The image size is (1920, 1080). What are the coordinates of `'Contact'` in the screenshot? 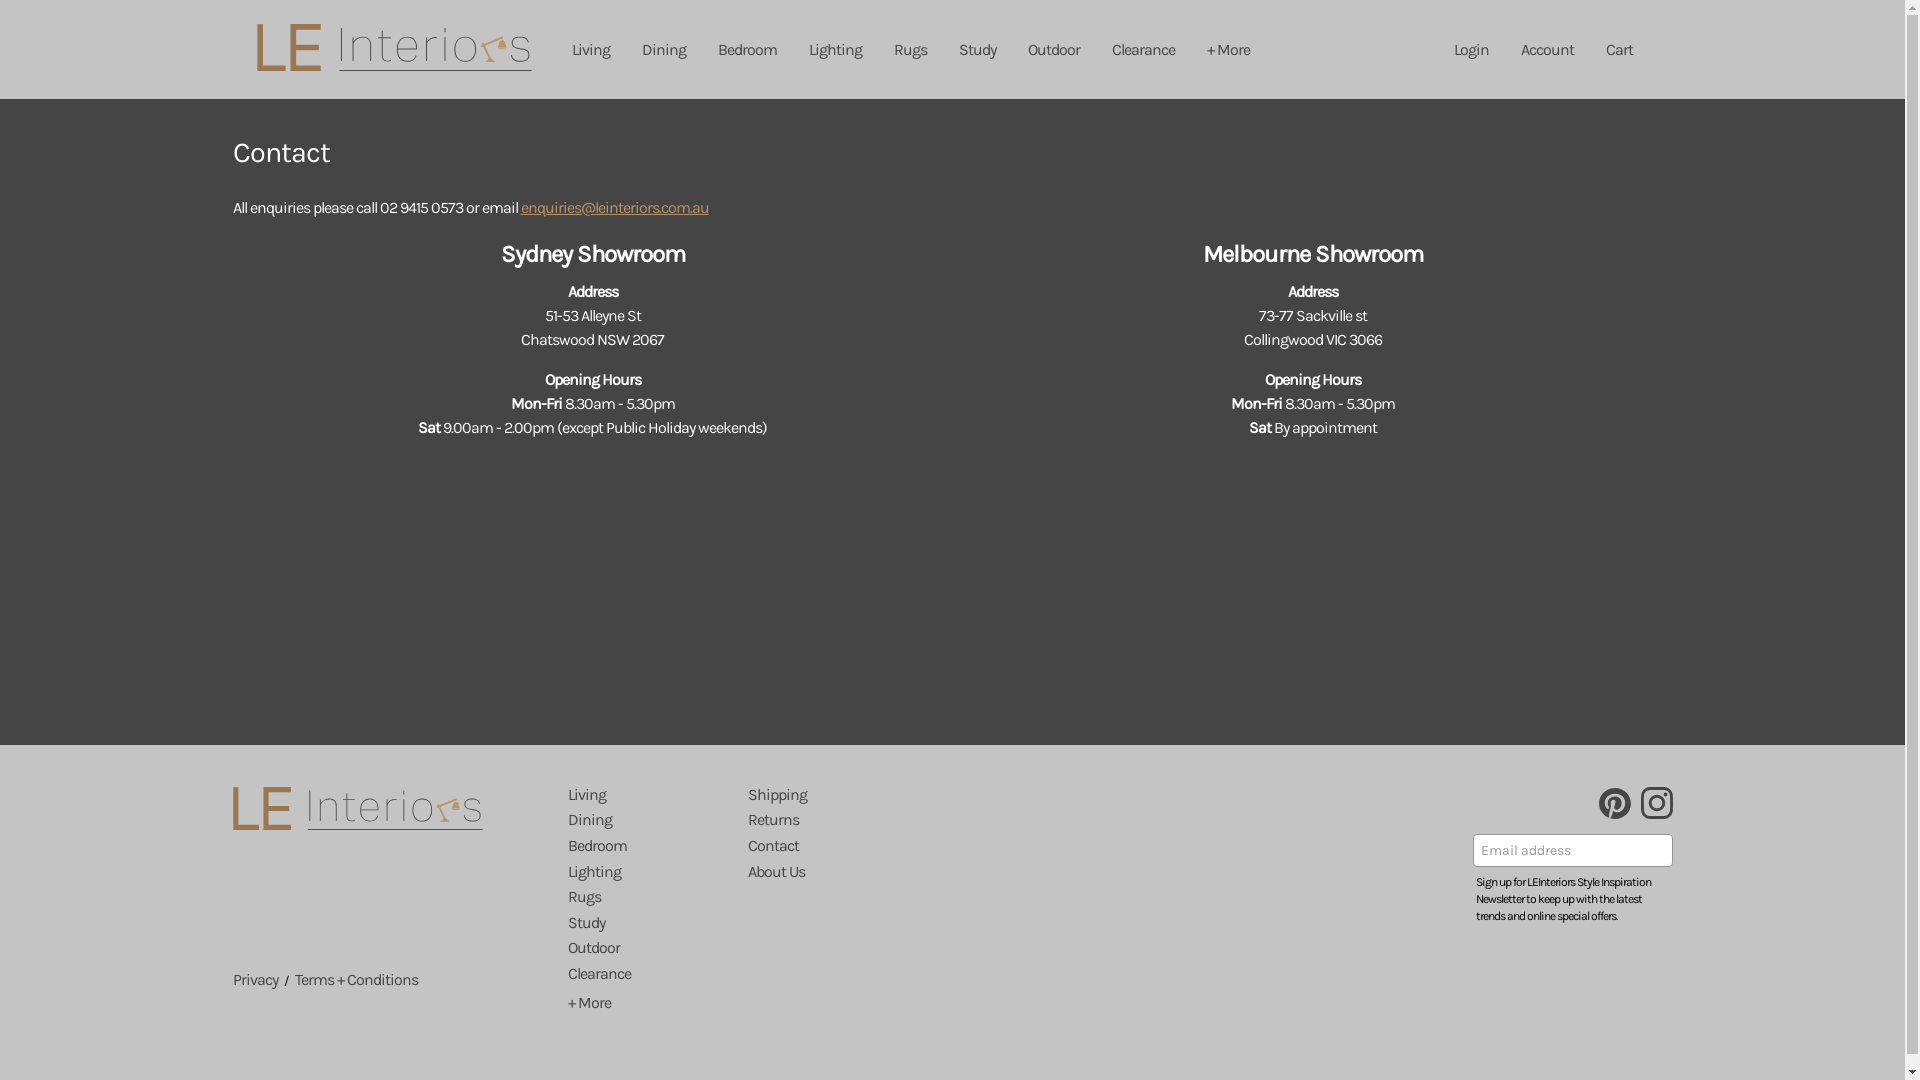 It's located at (772, 845).